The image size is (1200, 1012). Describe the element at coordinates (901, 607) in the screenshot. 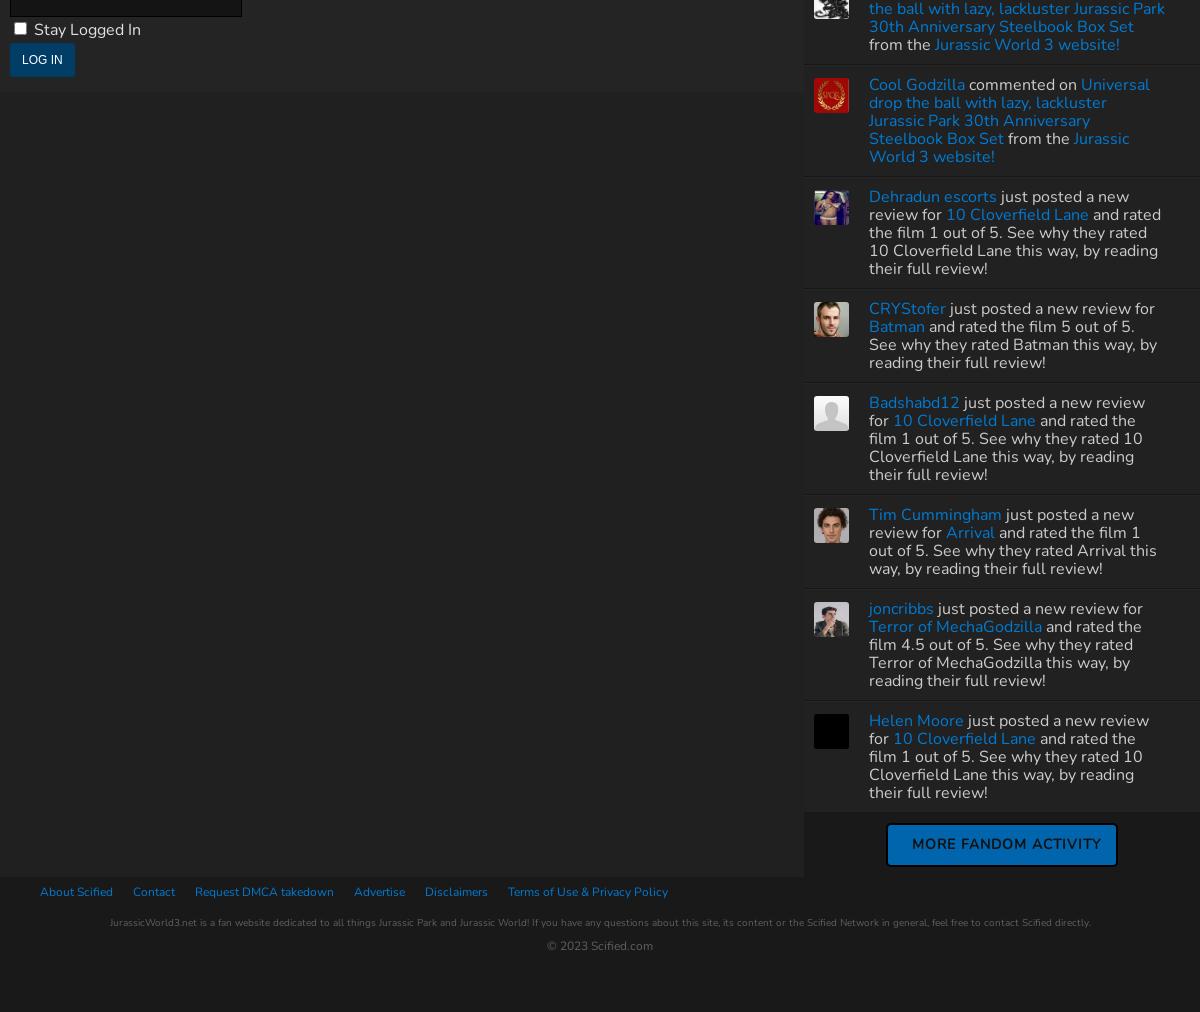

I see `'joncribbs'` at that location.